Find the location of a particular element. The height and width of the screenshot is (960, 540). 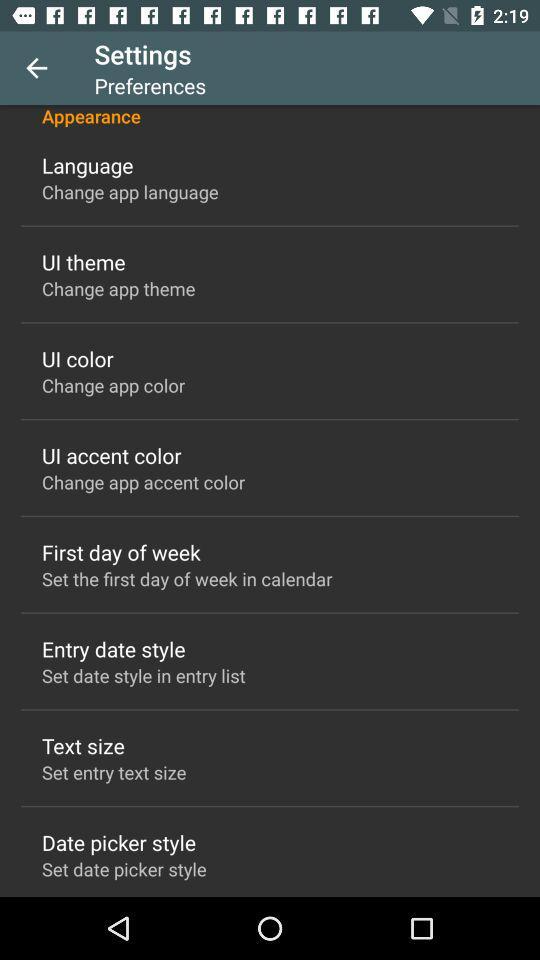

appearance icon is located at coordinates (270, 116).